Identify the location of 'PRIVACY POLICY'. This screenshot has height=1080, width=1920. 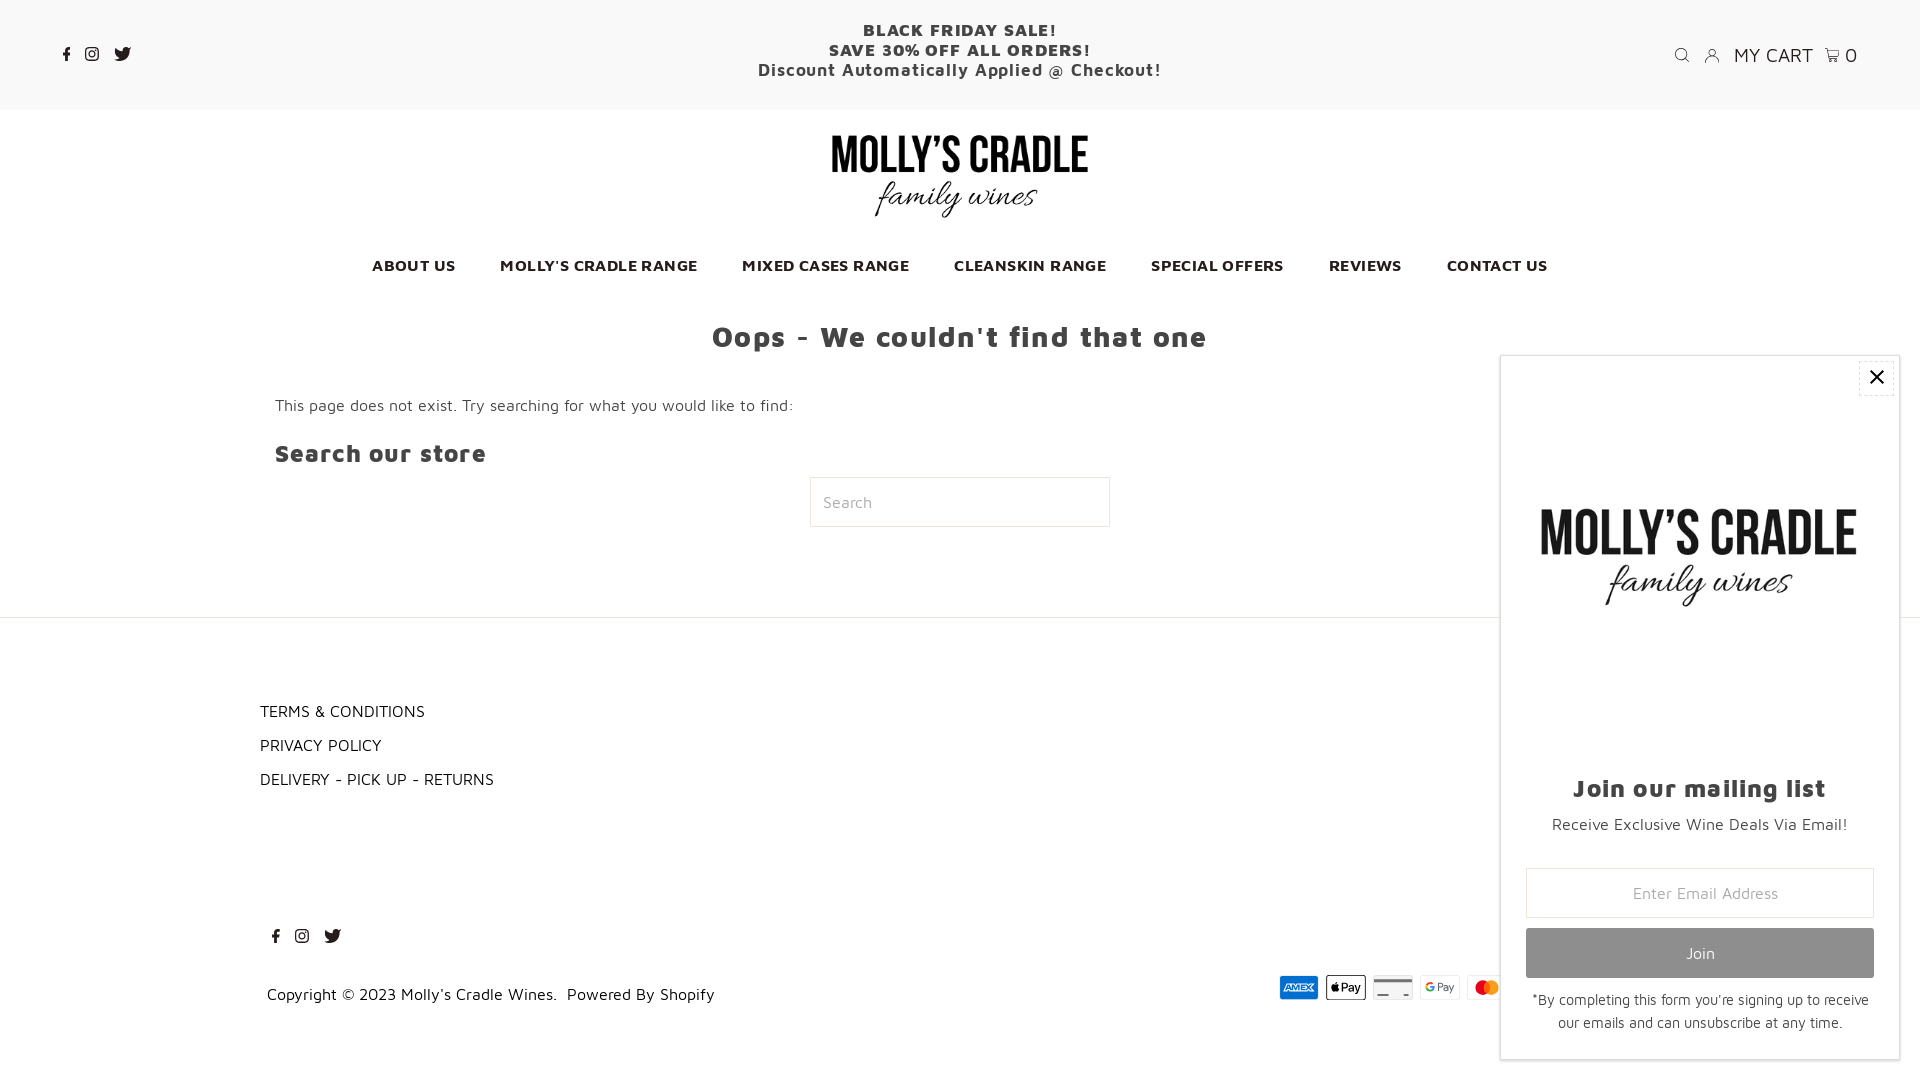
(321, 744).